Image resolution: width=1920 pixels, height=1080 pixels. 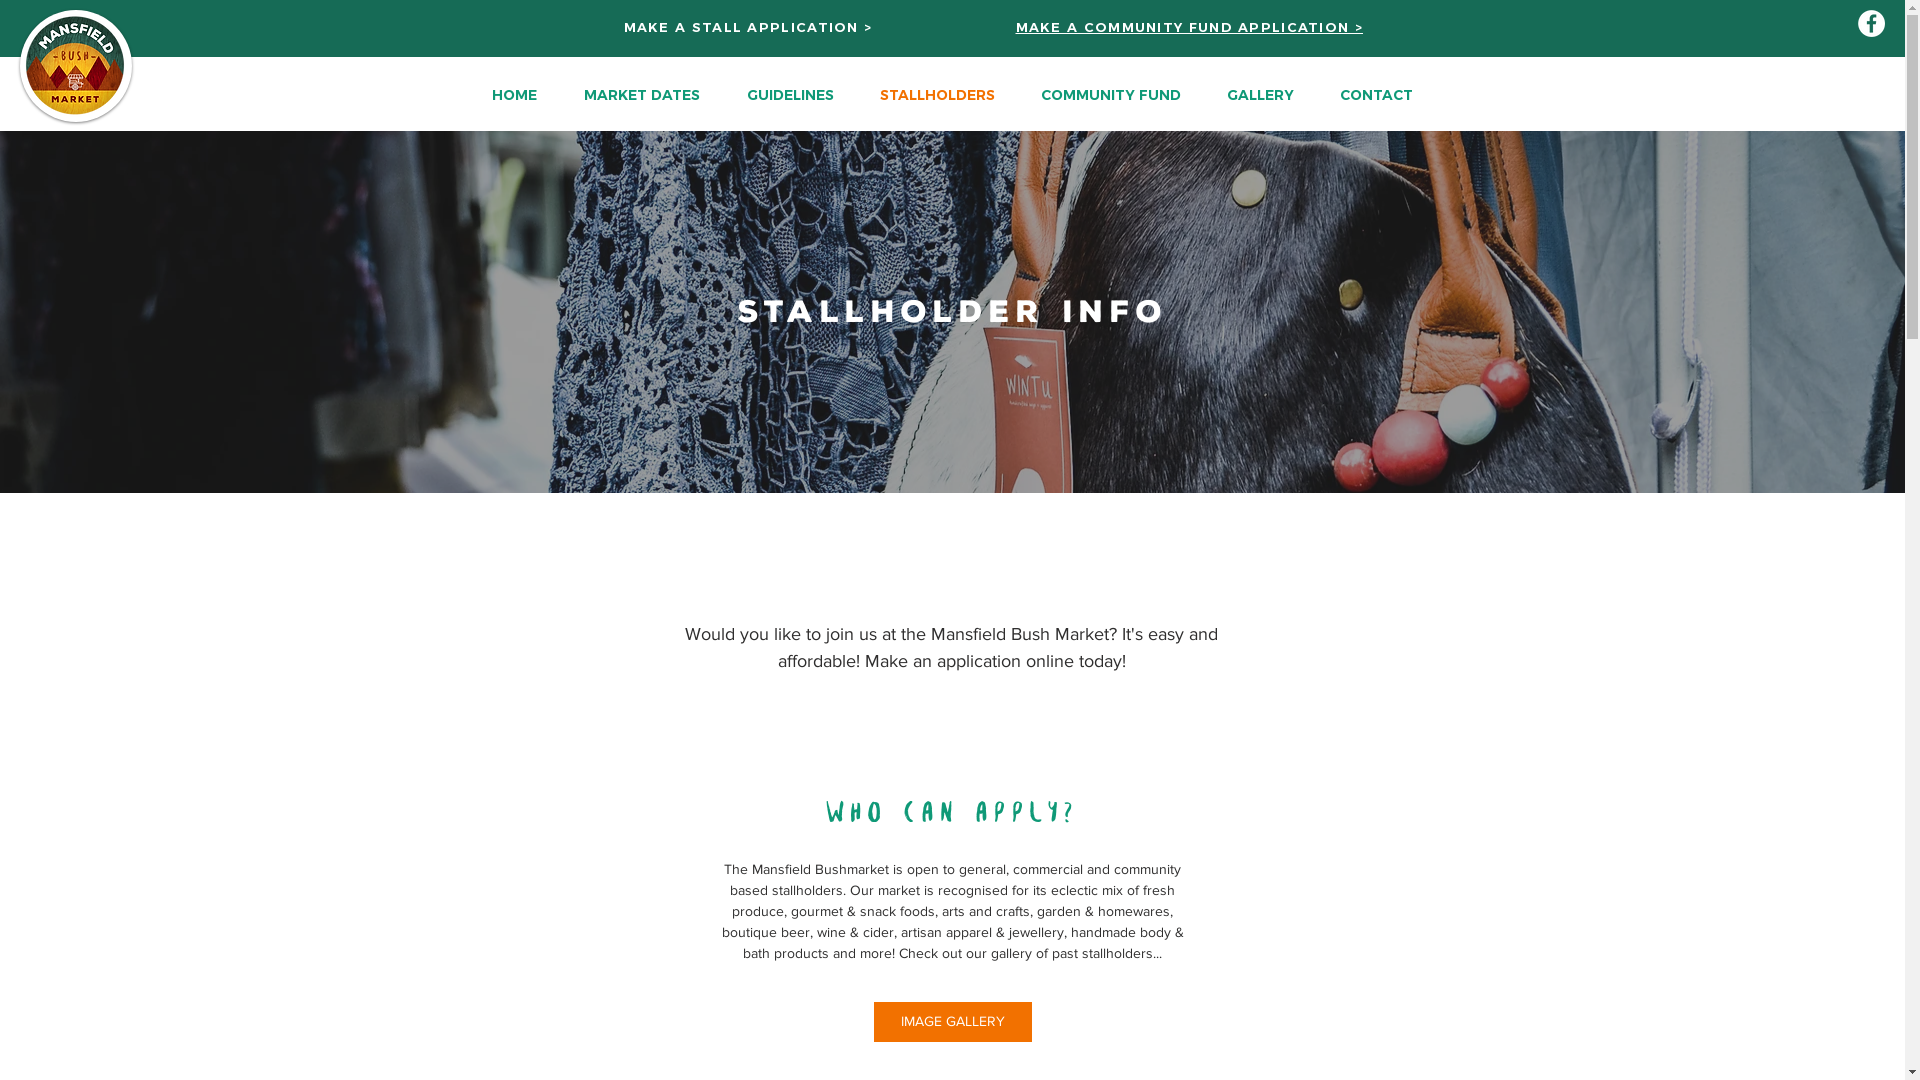 I want to click on 'IMAGE GALLERY', so click(x=952, y=1022).